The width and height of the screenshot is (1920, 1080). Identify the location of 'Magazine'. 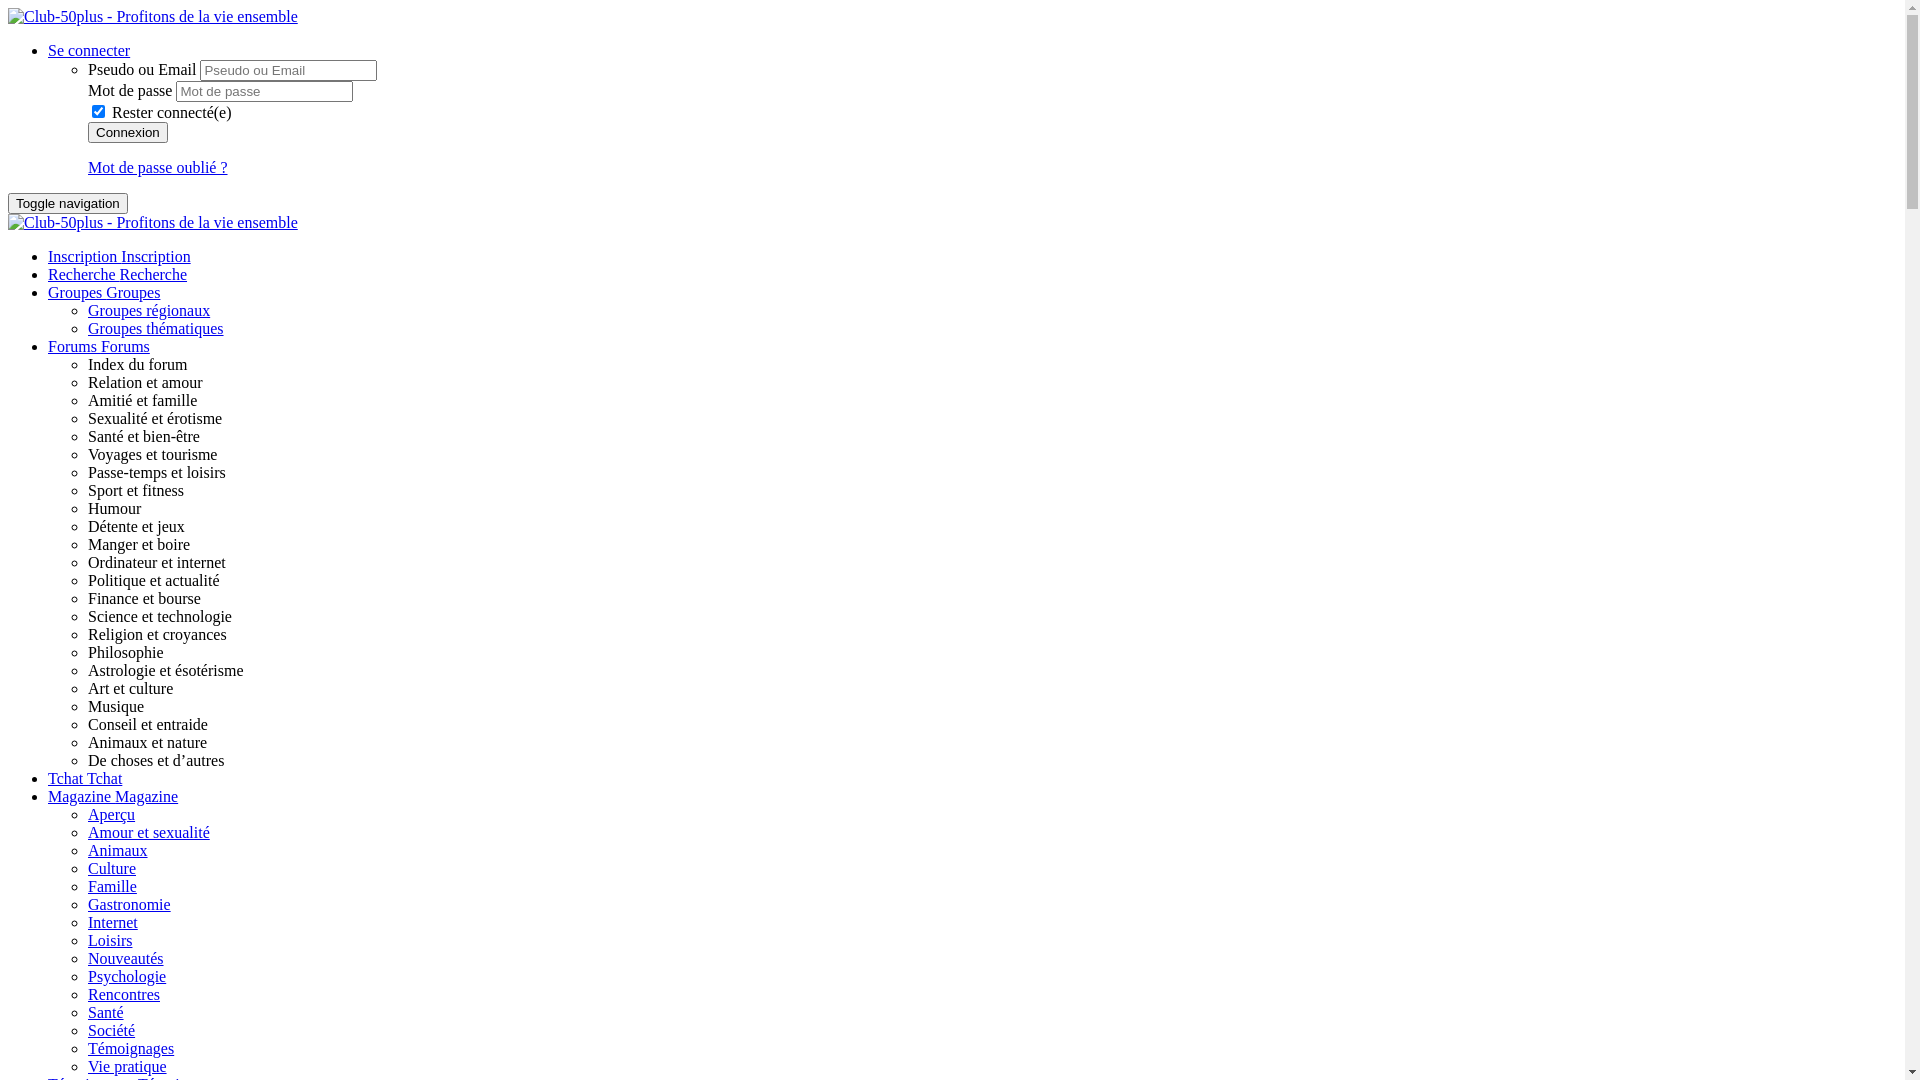
(114, 795).